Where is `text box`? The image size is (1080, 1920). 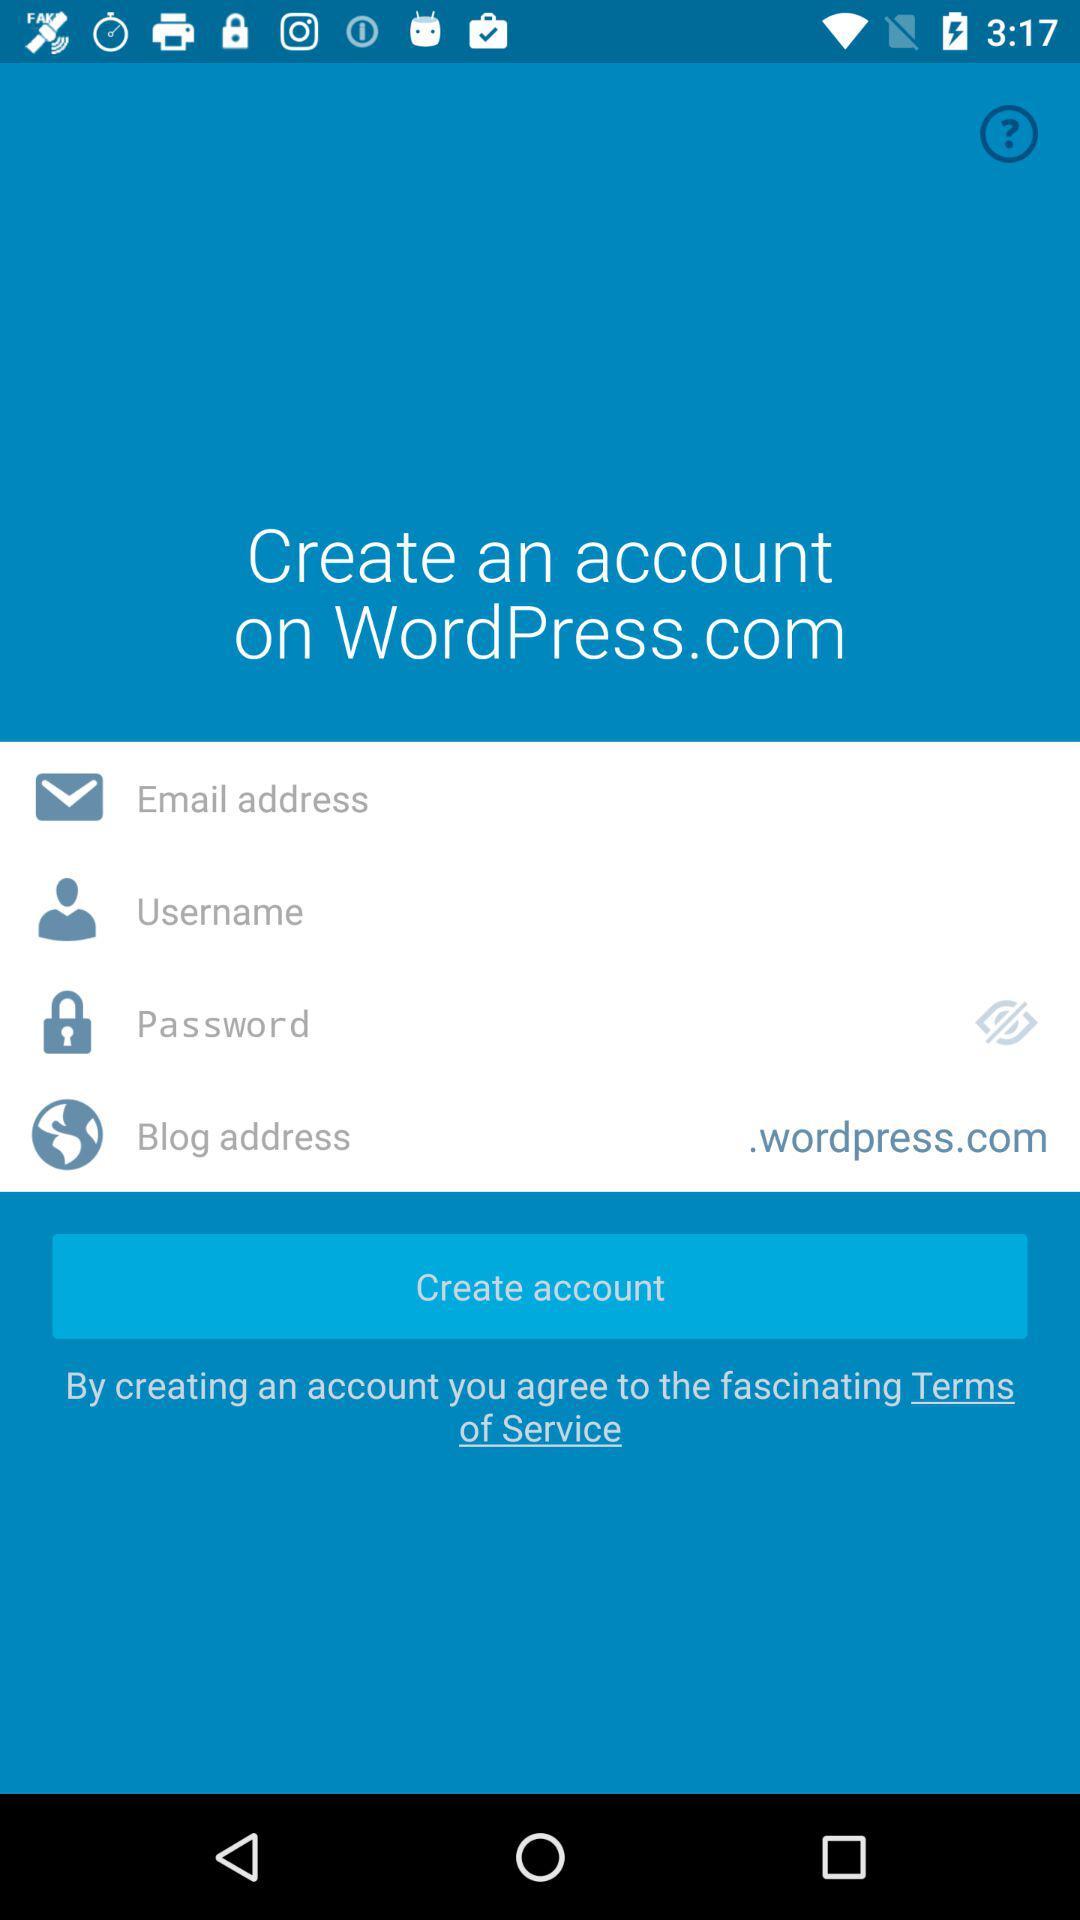
text box is located at coordinates (591, 909).